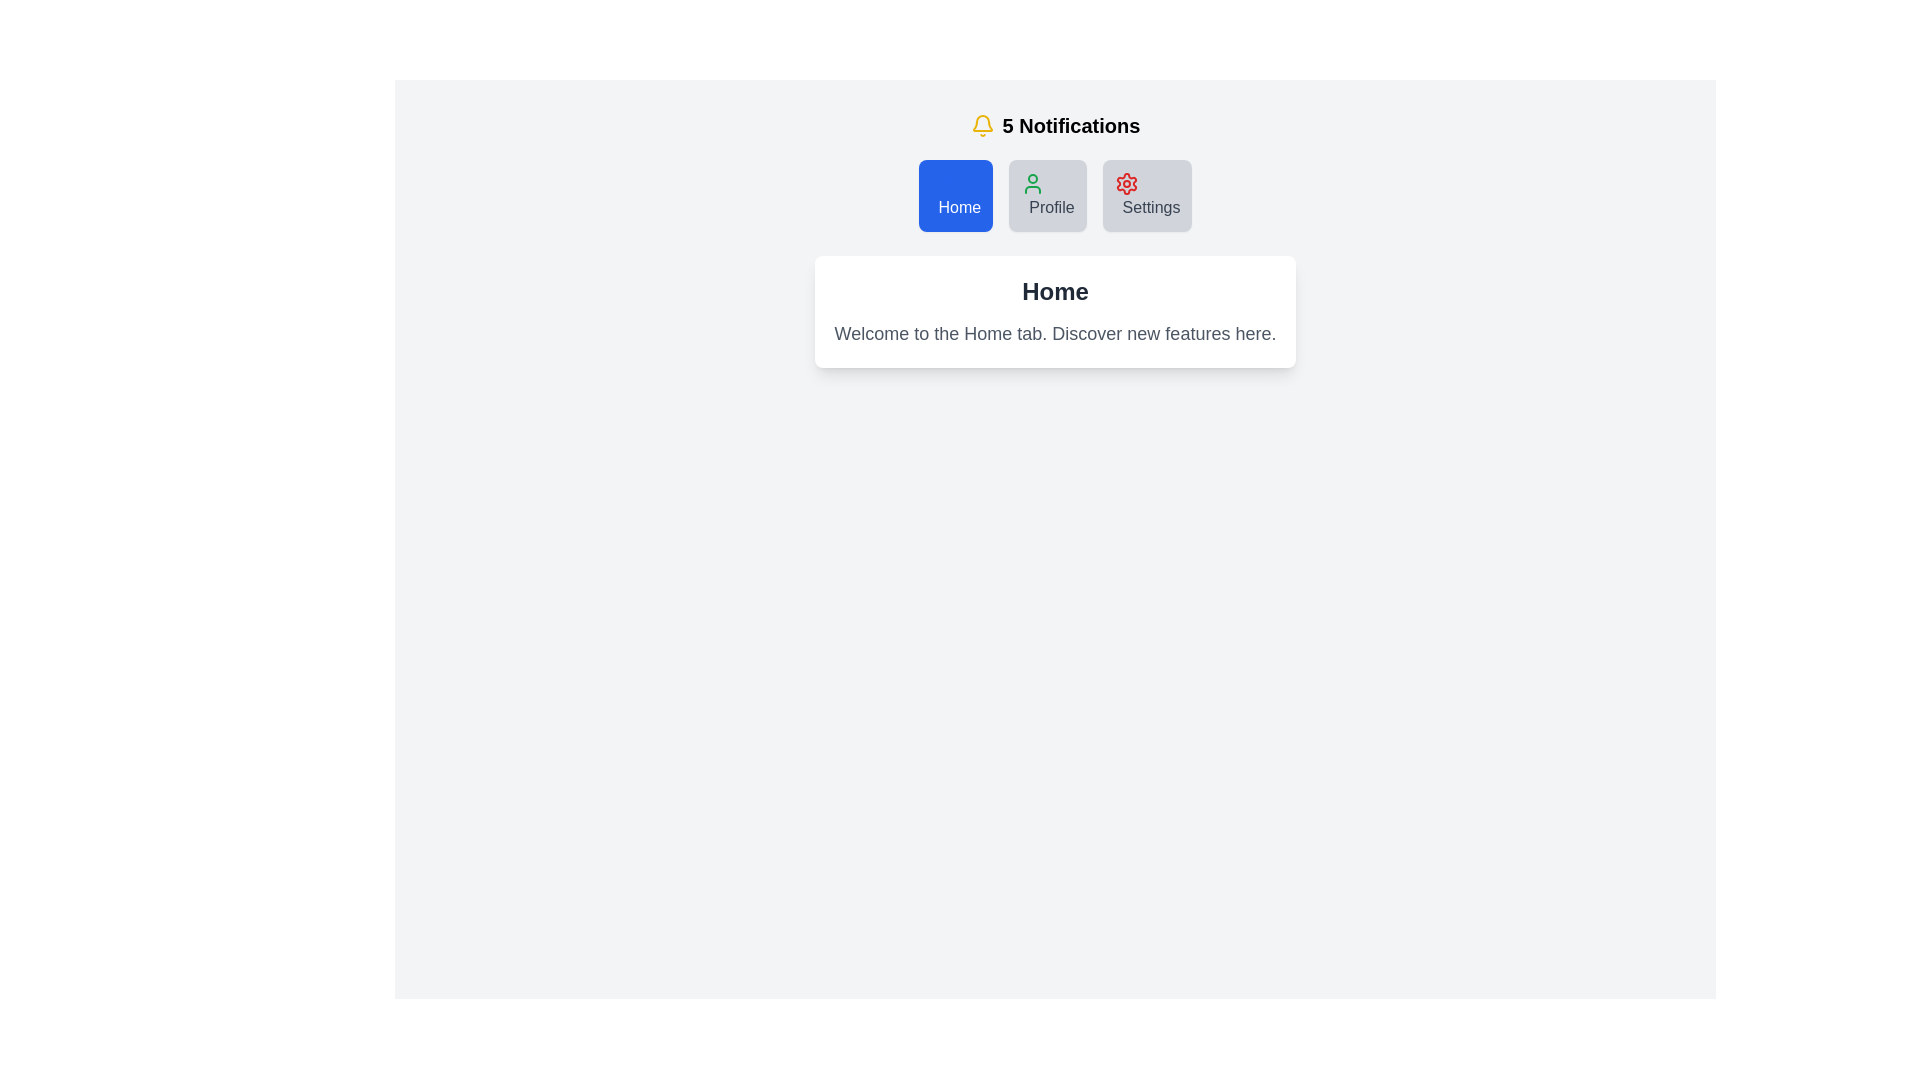  Describe the element at coordinates (954, 196) in the screenshot. I see `the Home tab by clicking its button` at that location.